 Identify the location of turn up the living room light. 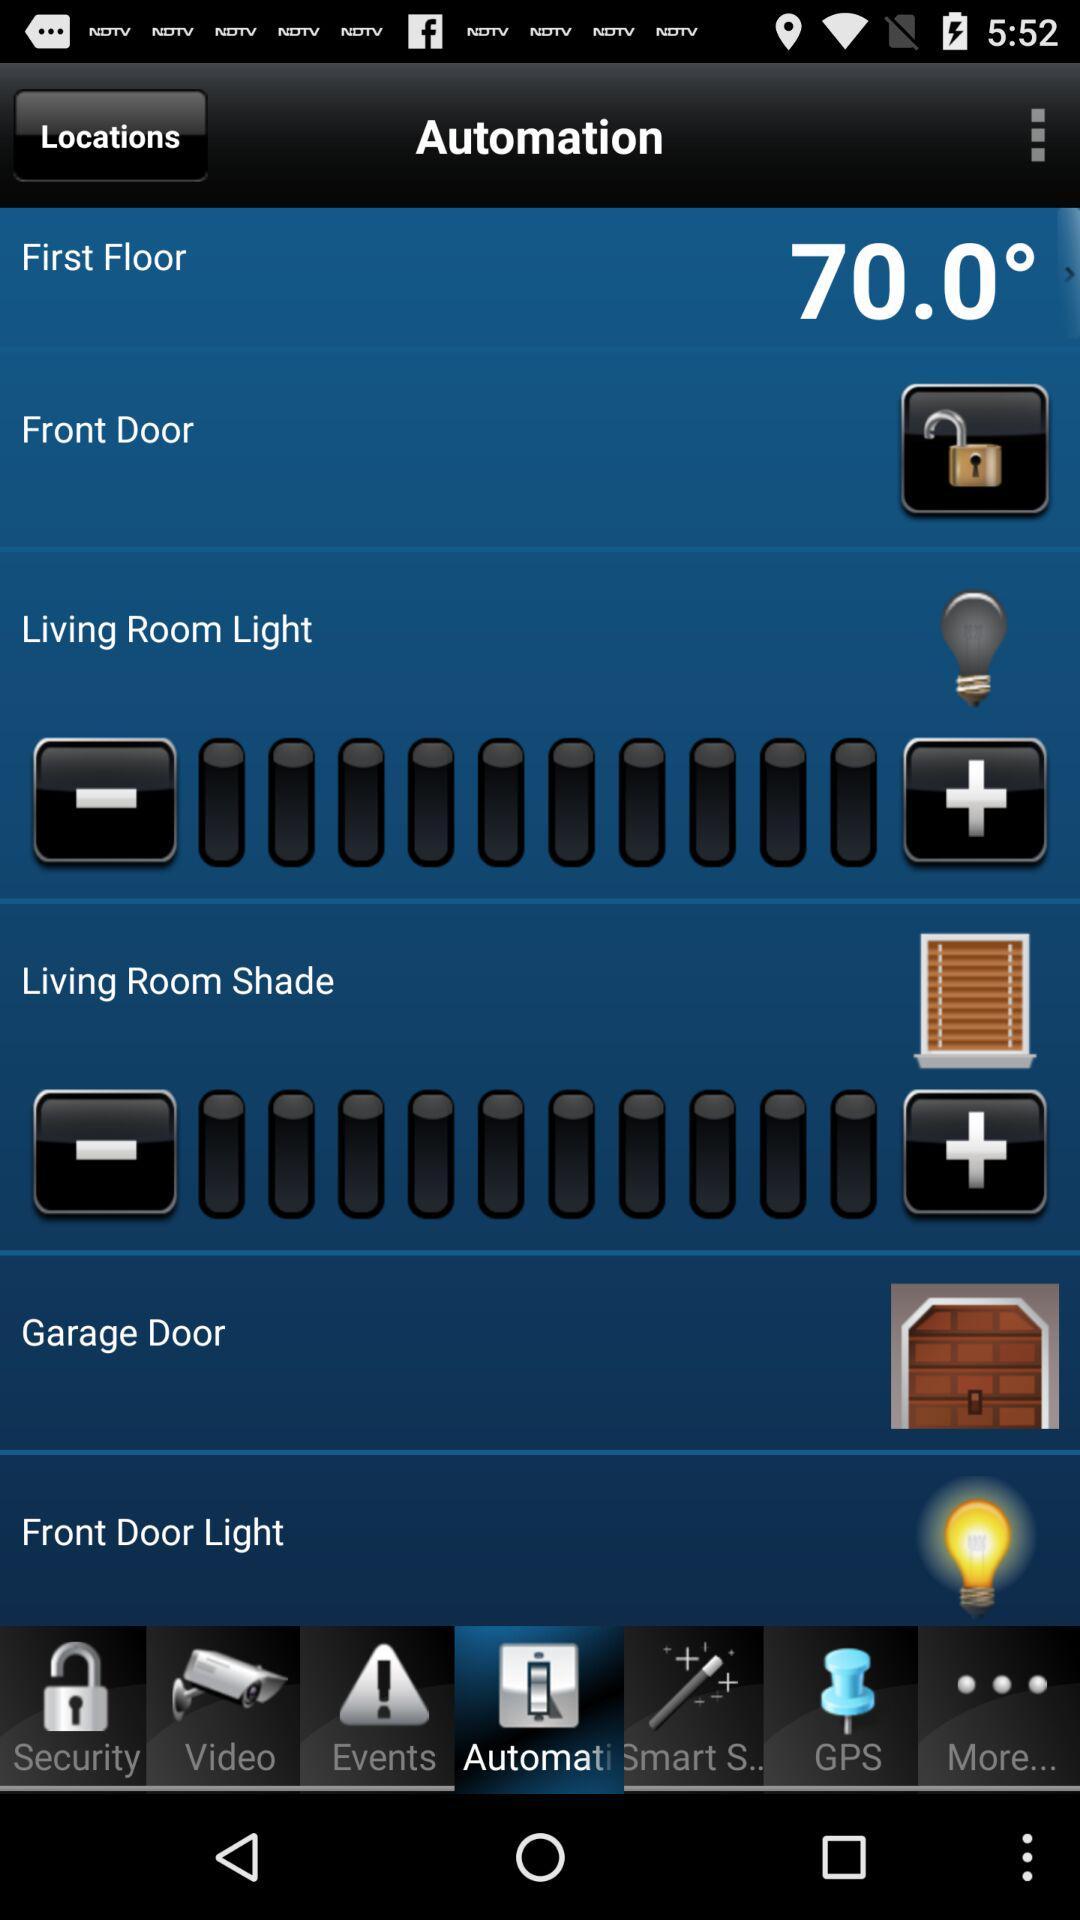
(974, 801).